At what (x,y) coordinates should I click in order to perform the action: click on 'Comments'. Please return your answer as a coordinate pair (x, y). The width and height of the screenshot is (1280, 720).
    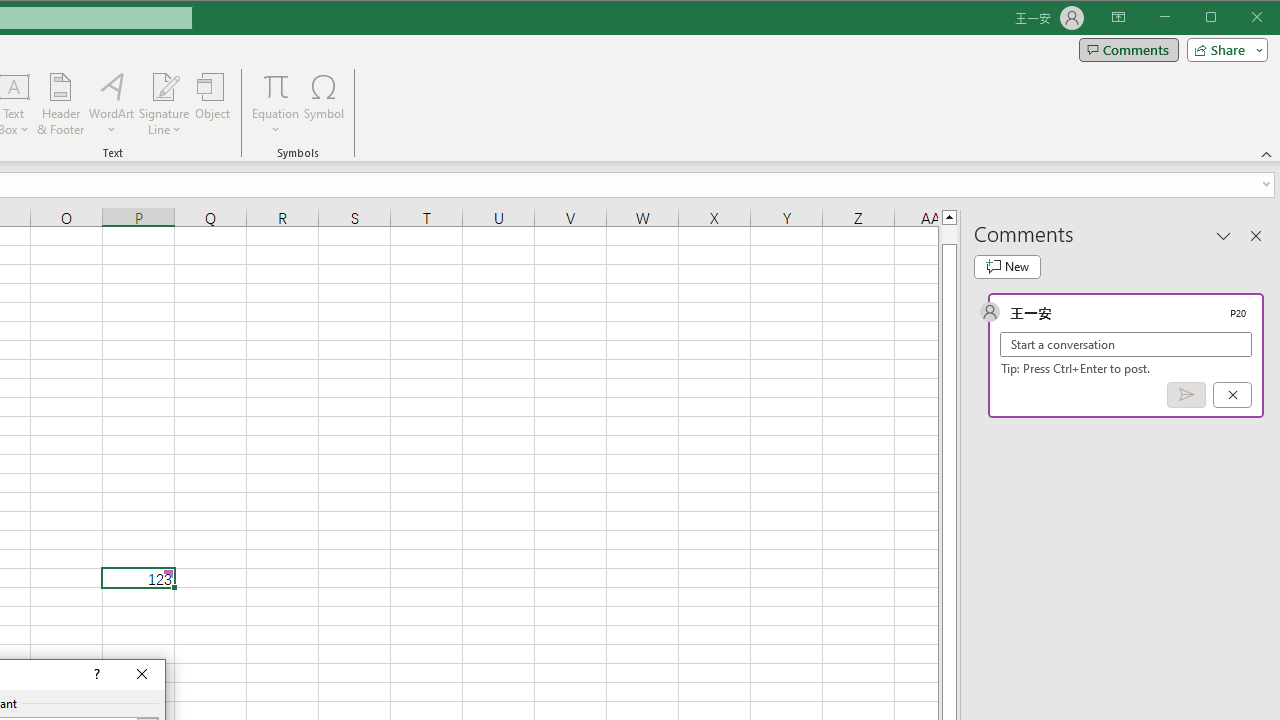
    Looking at the image, I should click on (1128, 49).